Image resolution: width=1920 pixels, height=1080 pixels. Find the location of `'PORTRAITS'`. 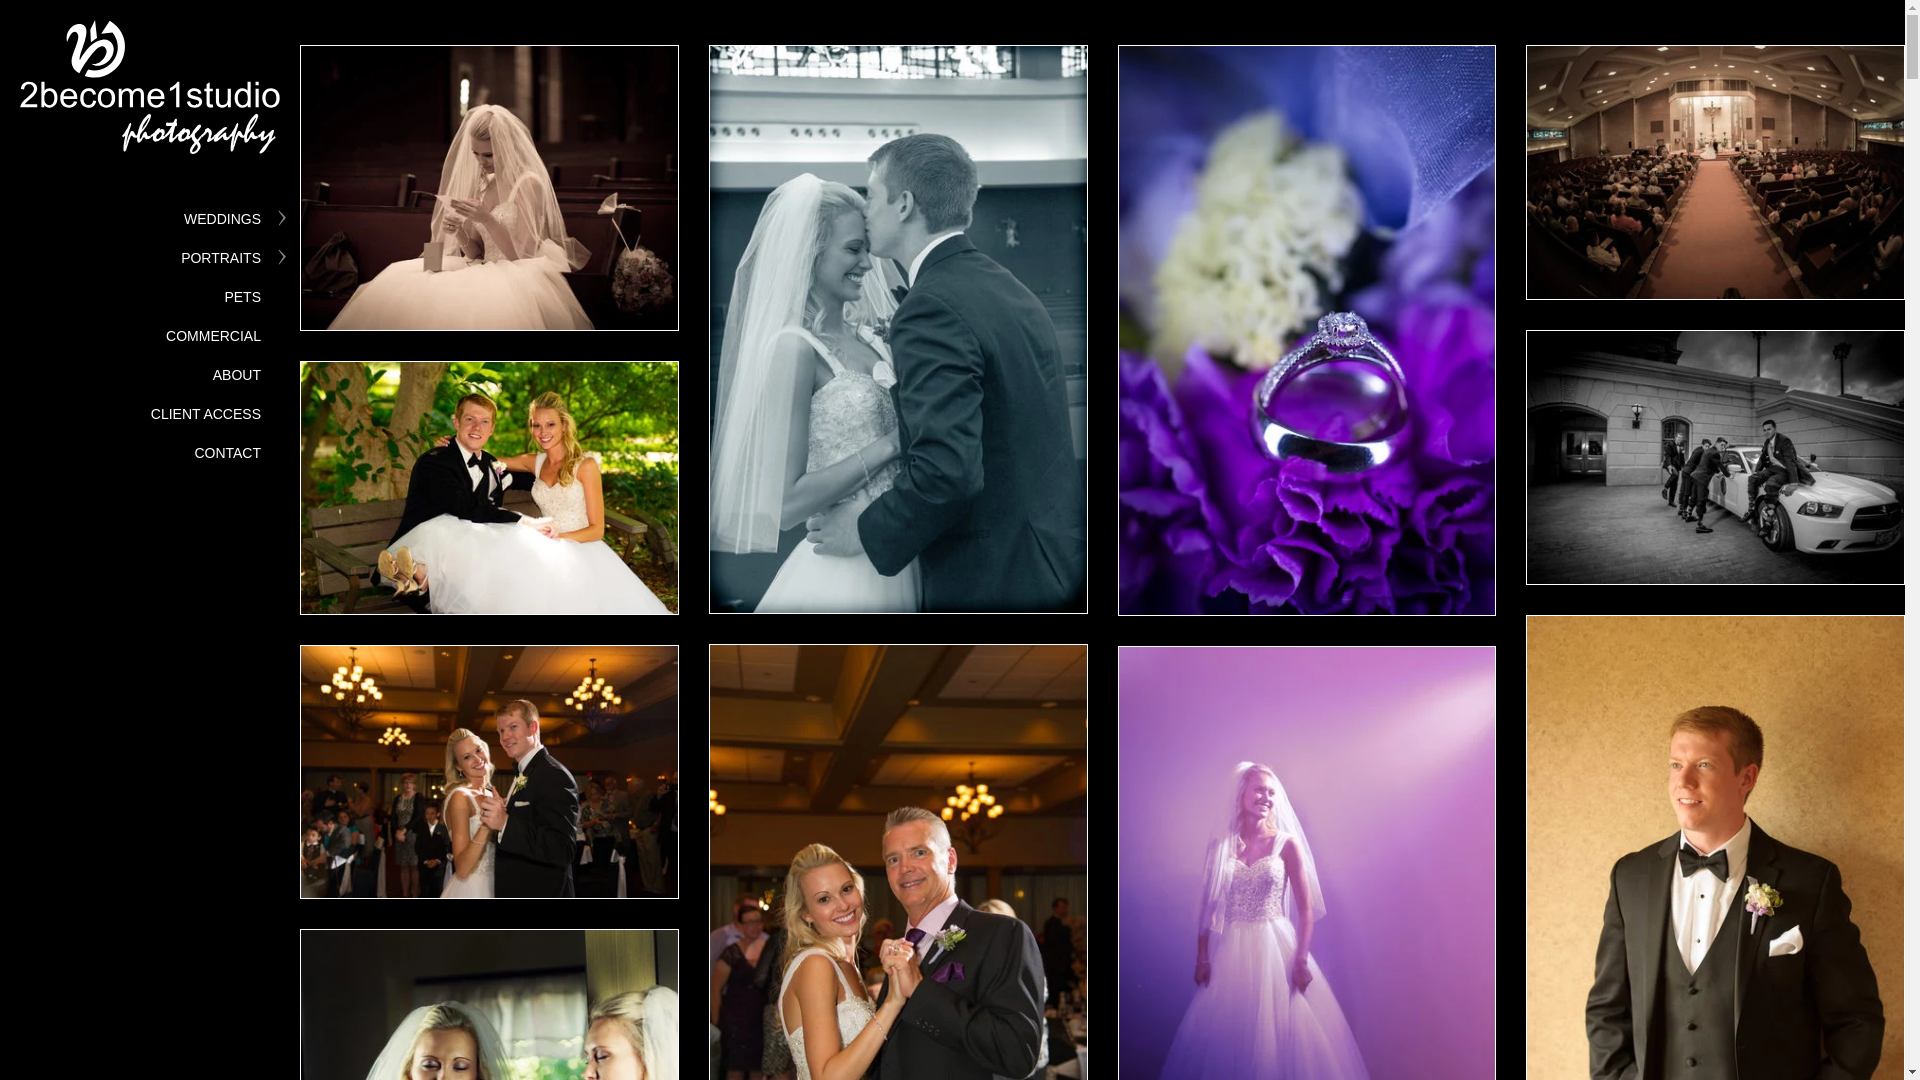

'PORTRAITS' is located at coordinates (220, 257).